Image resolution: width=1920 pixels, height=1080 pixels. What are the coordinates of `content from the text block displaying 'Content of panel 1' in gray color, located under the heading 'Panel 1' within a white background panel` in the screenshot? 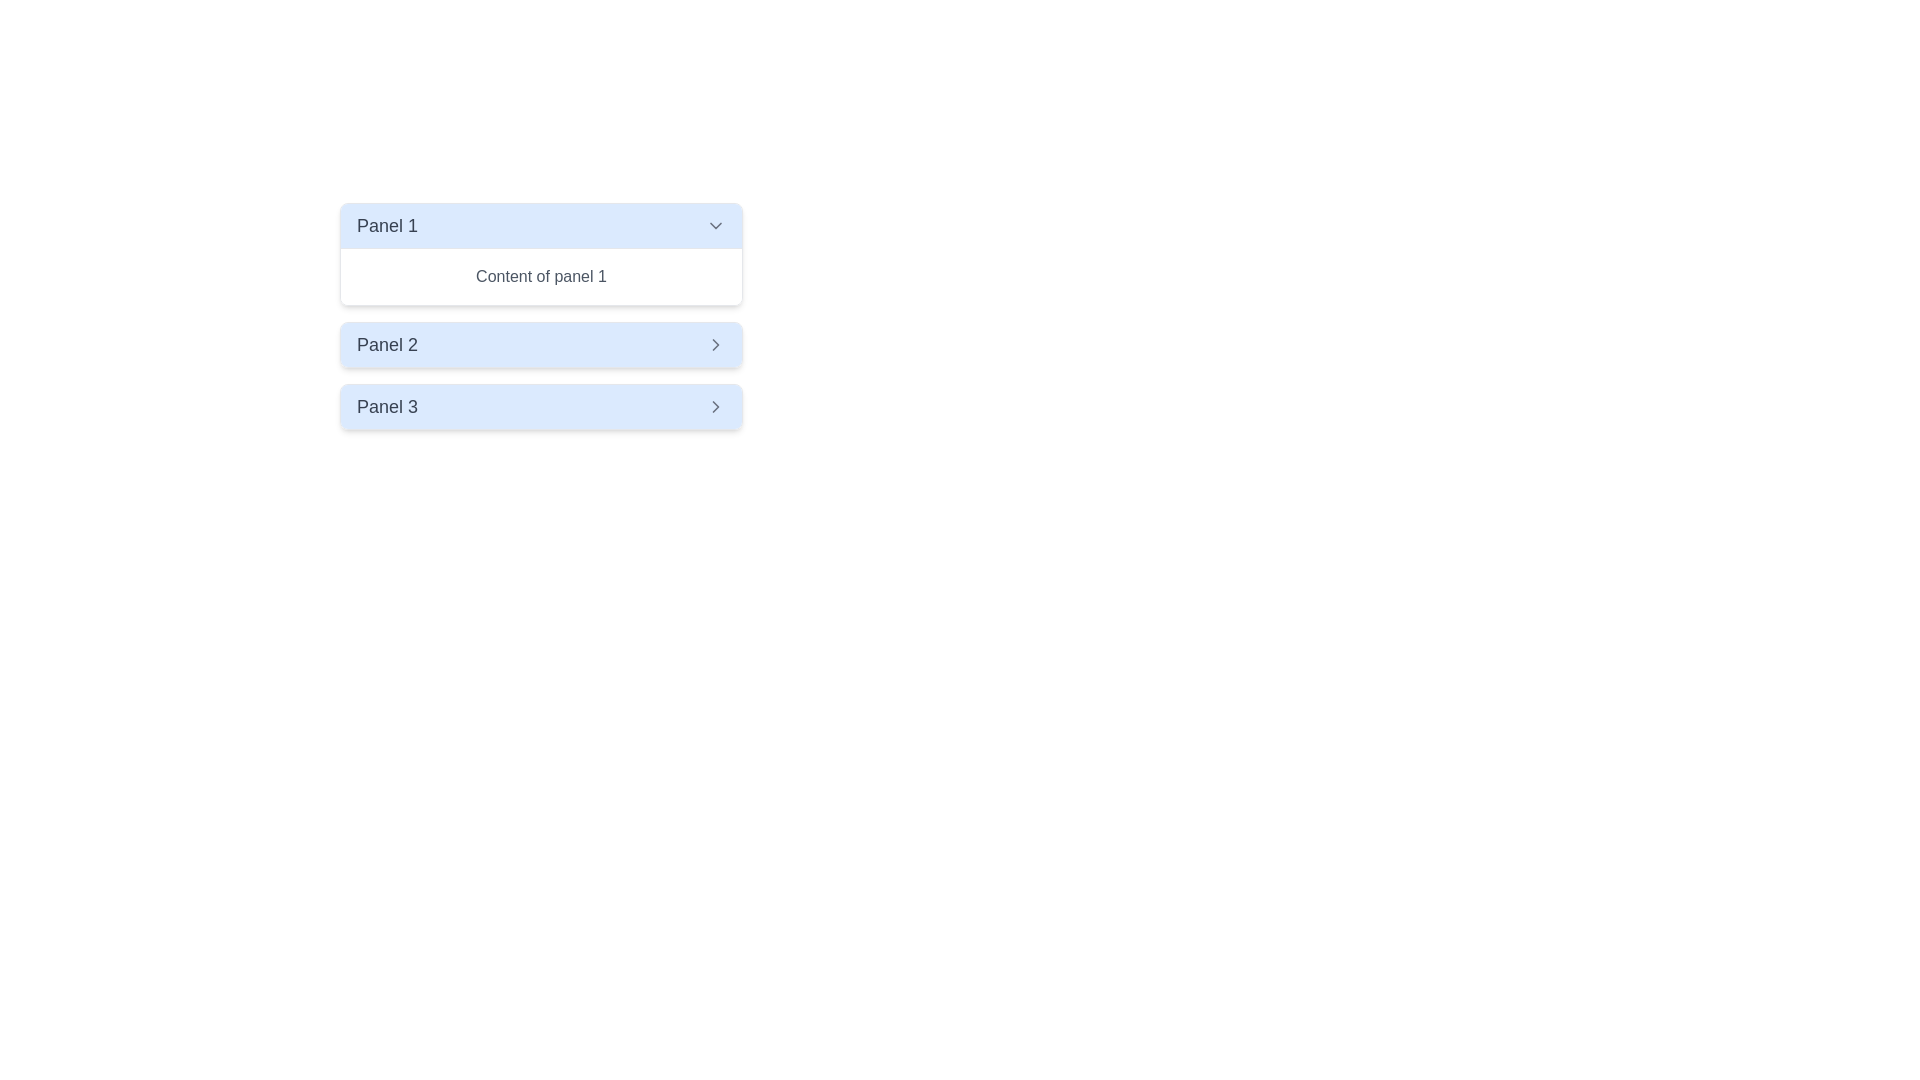 It's located at (541, 277).